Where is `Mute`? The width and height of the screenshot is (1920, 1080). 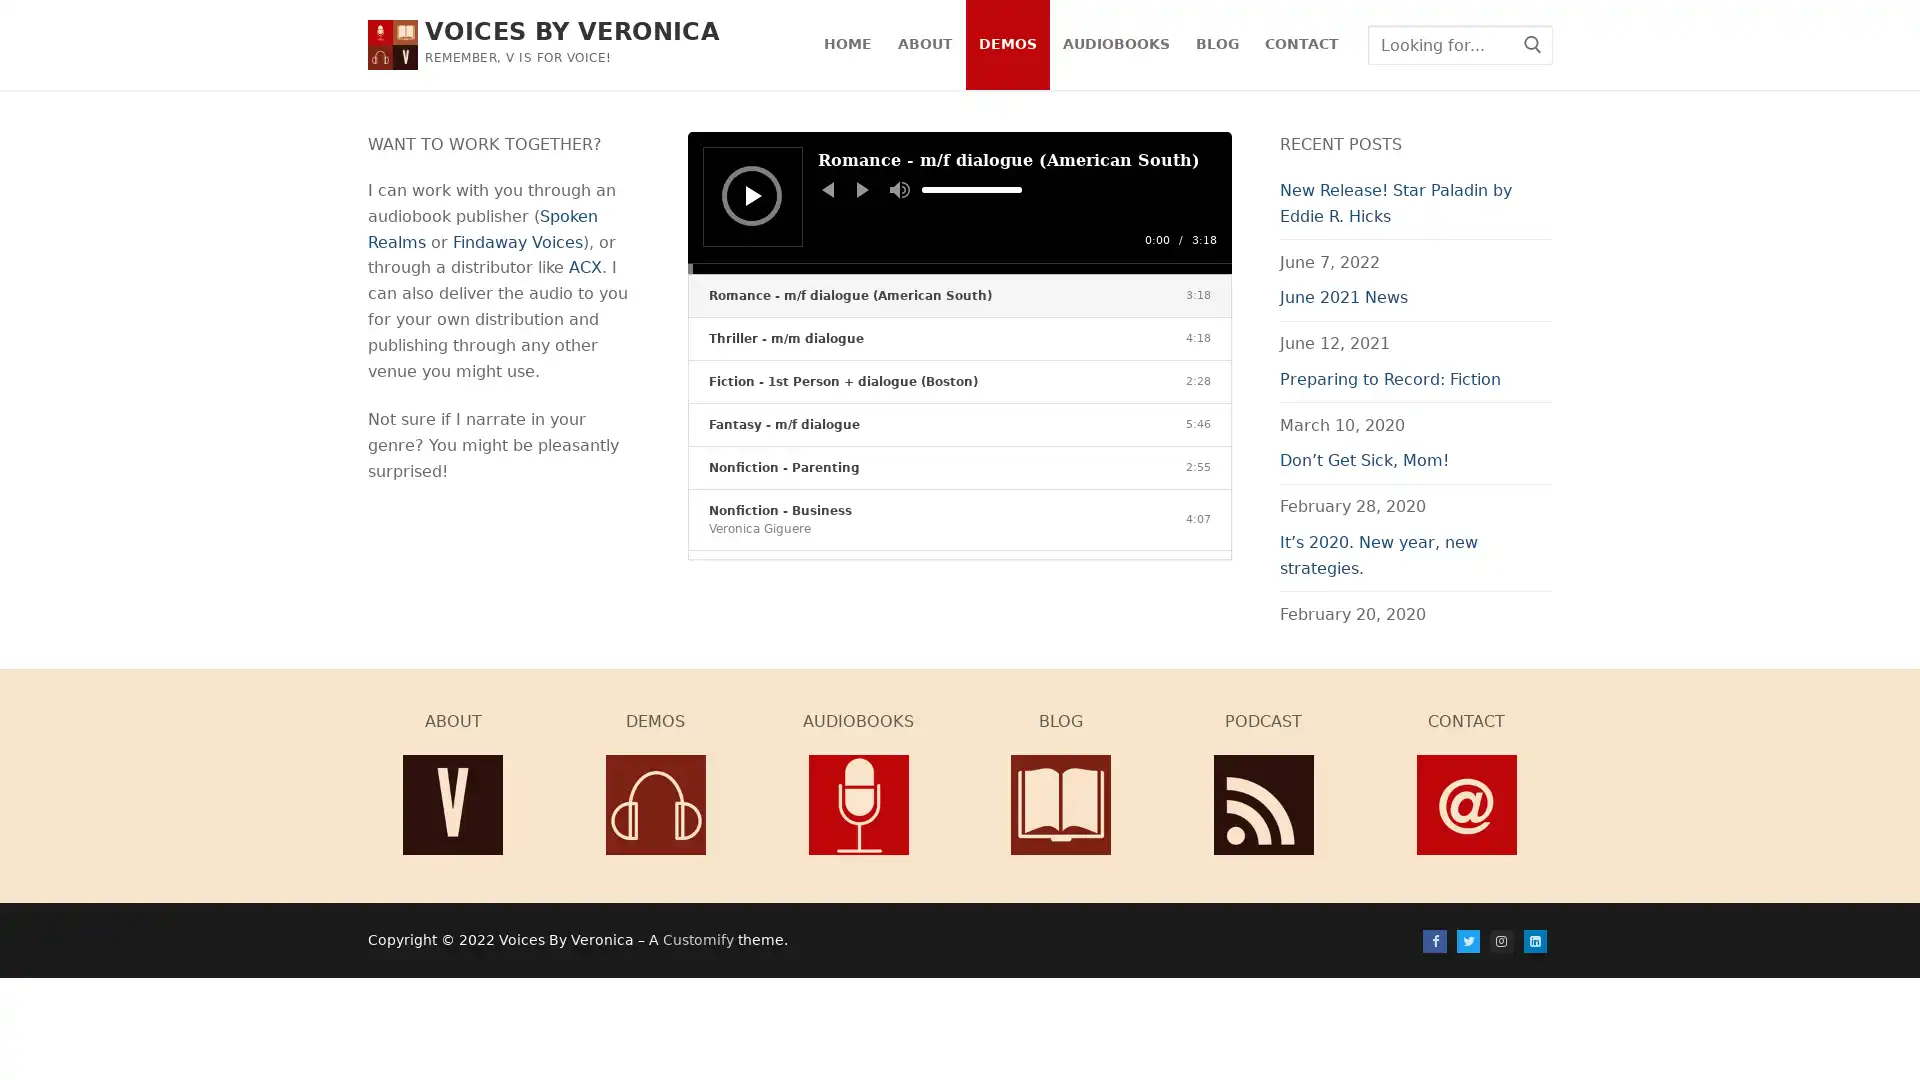 Mute is located at coordinates (899, 189).